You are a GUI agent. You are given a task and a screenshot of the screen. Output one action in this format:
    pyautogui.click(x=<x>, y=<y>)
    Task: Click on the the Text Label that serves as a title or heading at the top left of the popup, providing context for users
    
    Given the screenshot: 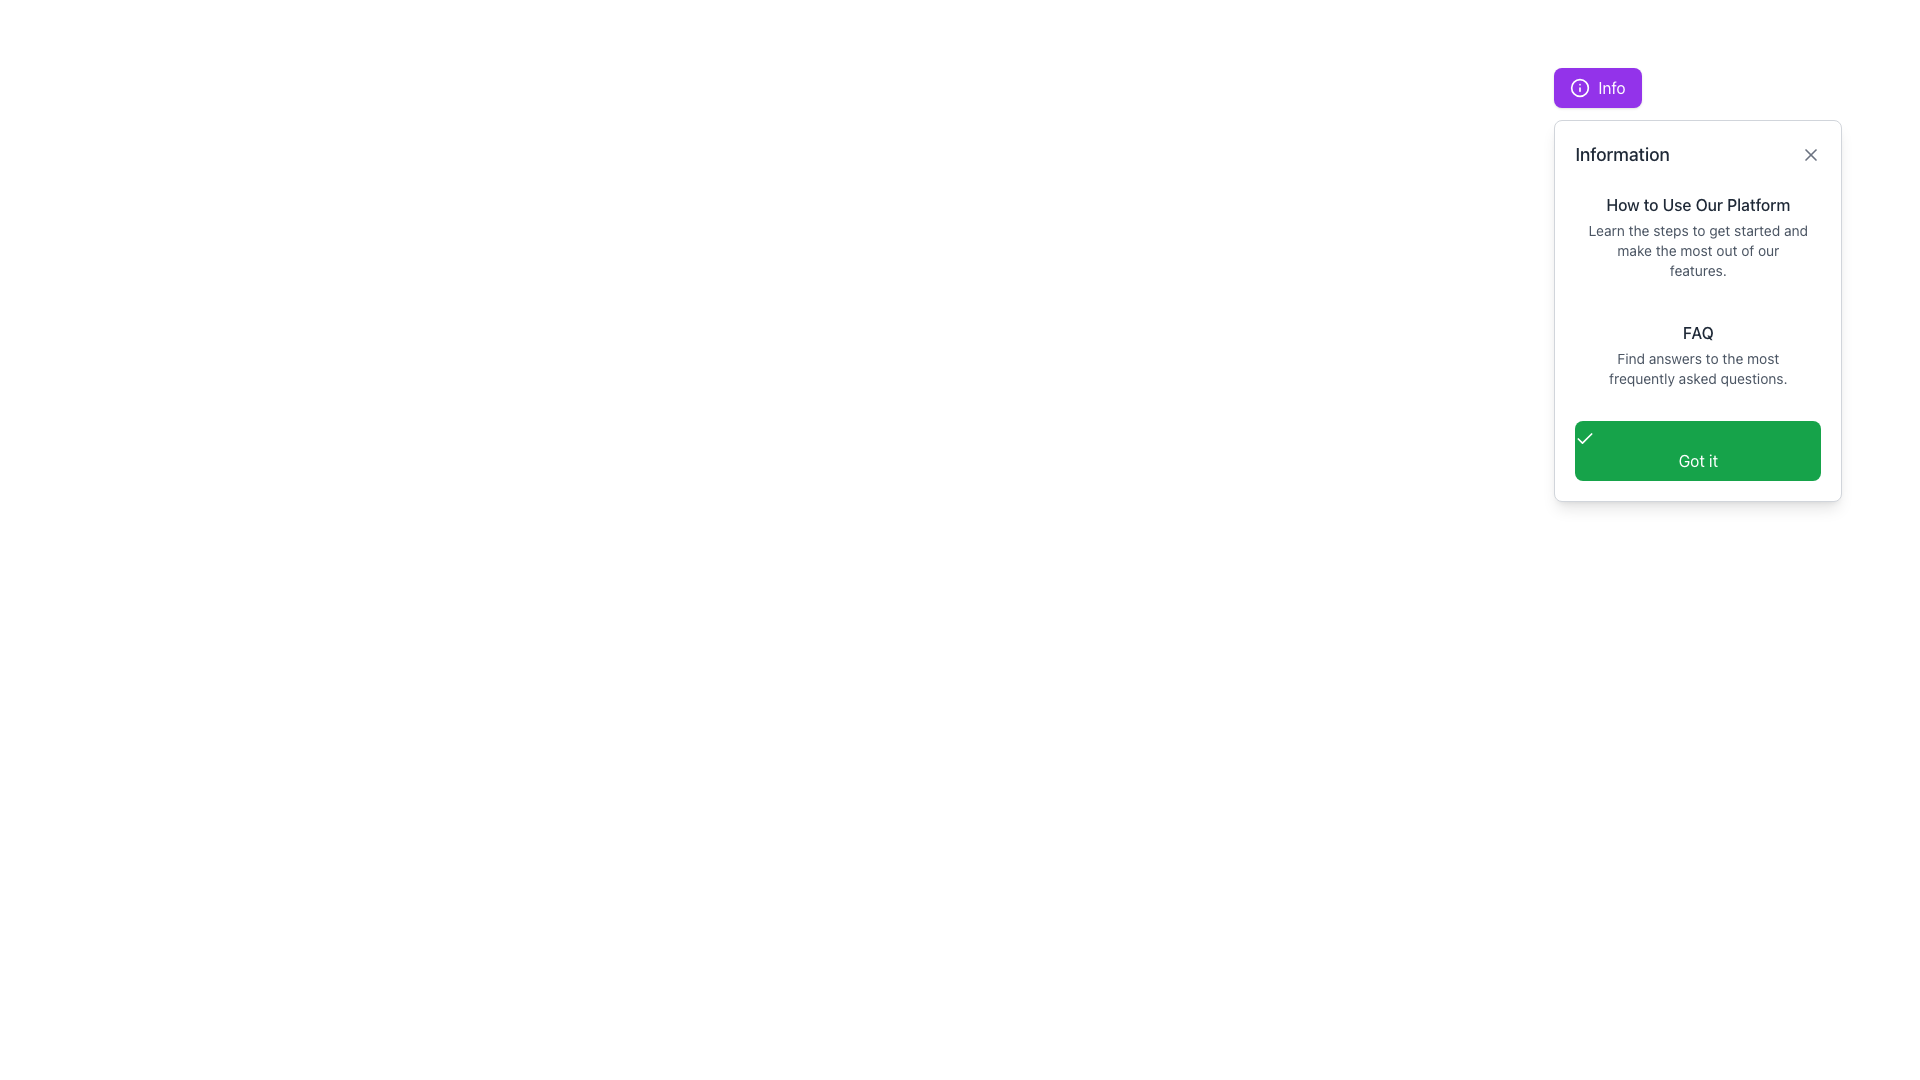 What is the action you would take?
    pyautogui.click(x=1622, y=153)
    